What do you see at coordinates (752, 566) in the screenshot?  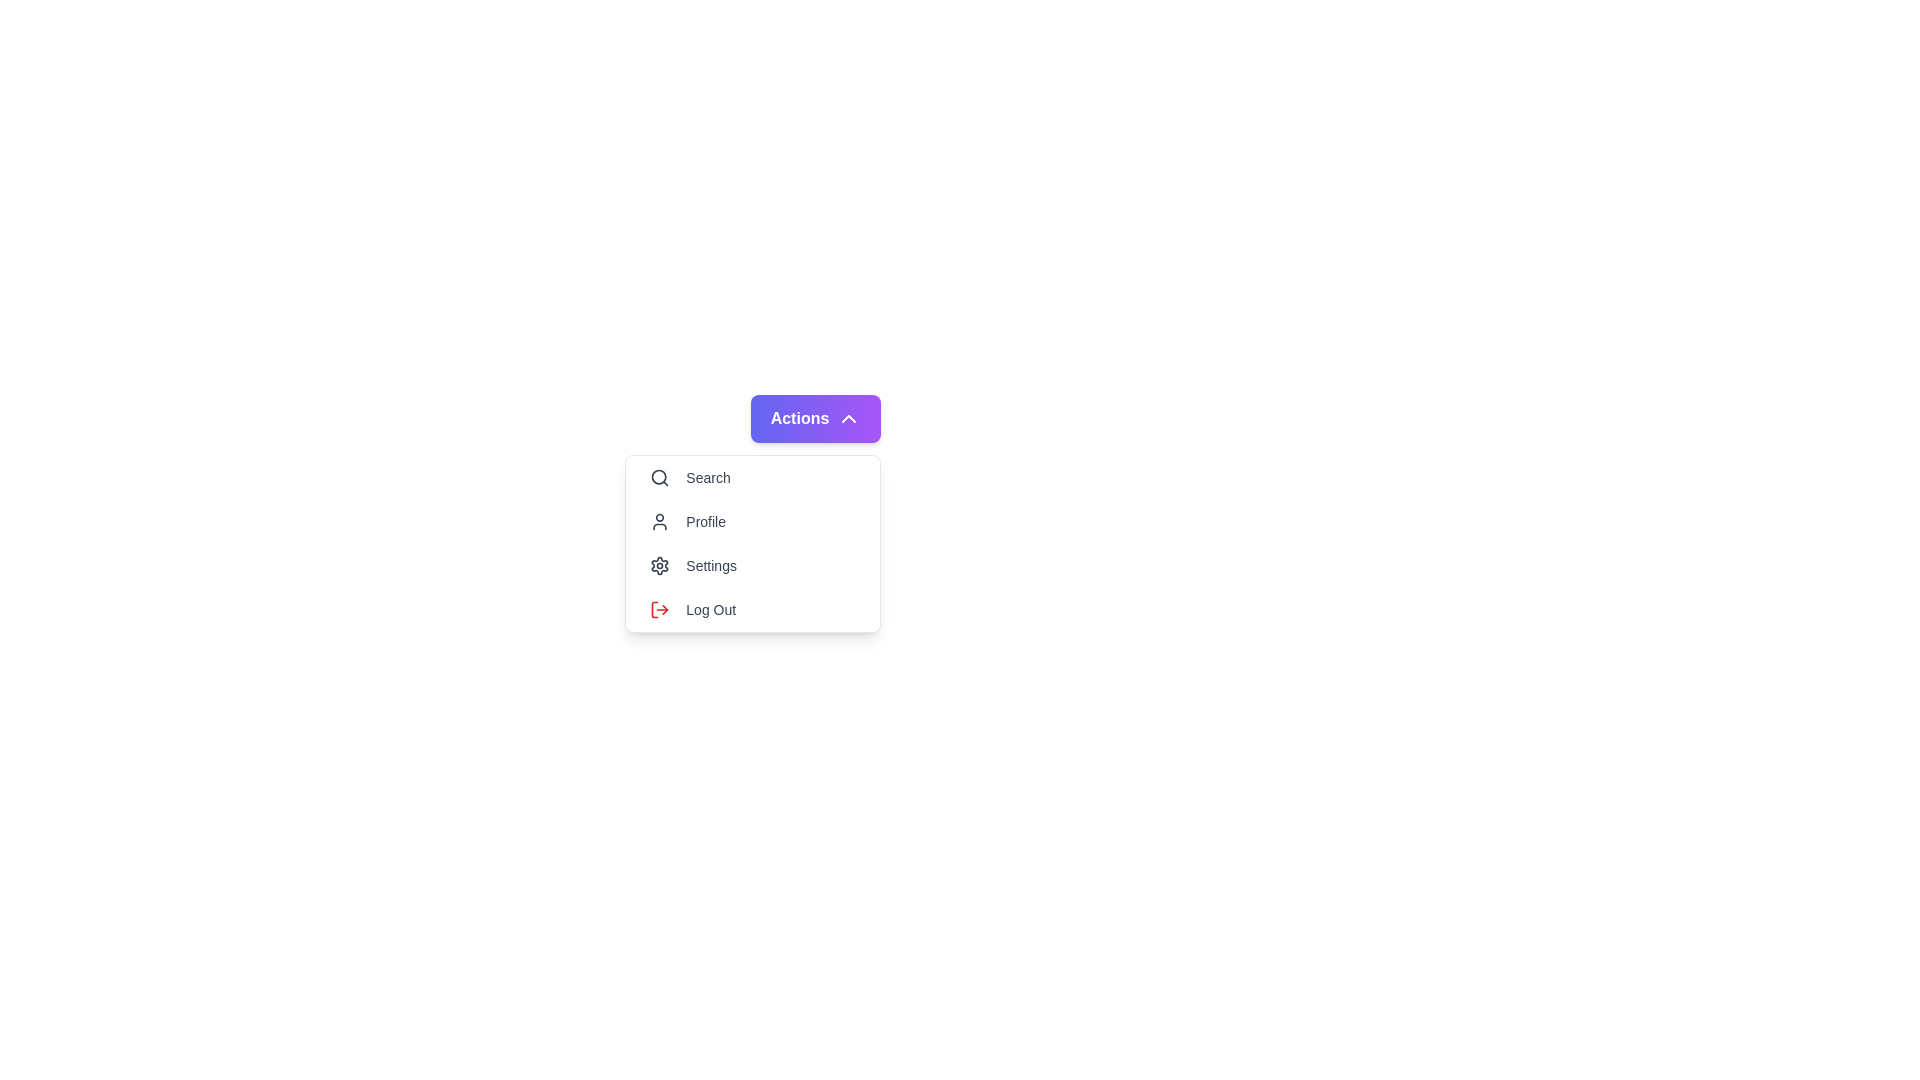 I see `the 'Settings' menu item, which is the third item in the dropdown menu` at bounding box center [752, 566].